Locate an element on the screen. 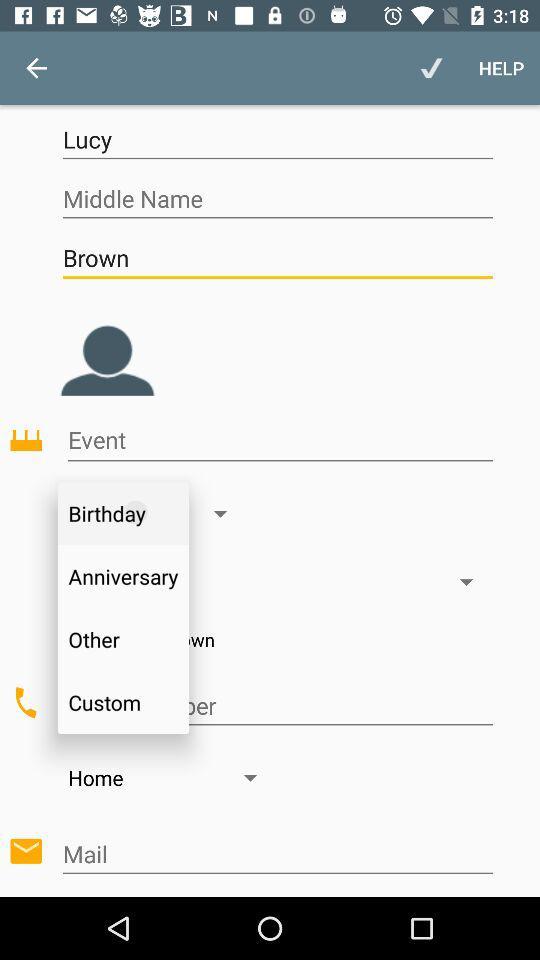 The image size is (540, 960). item above lucy item is located at coordinates (430, 68).